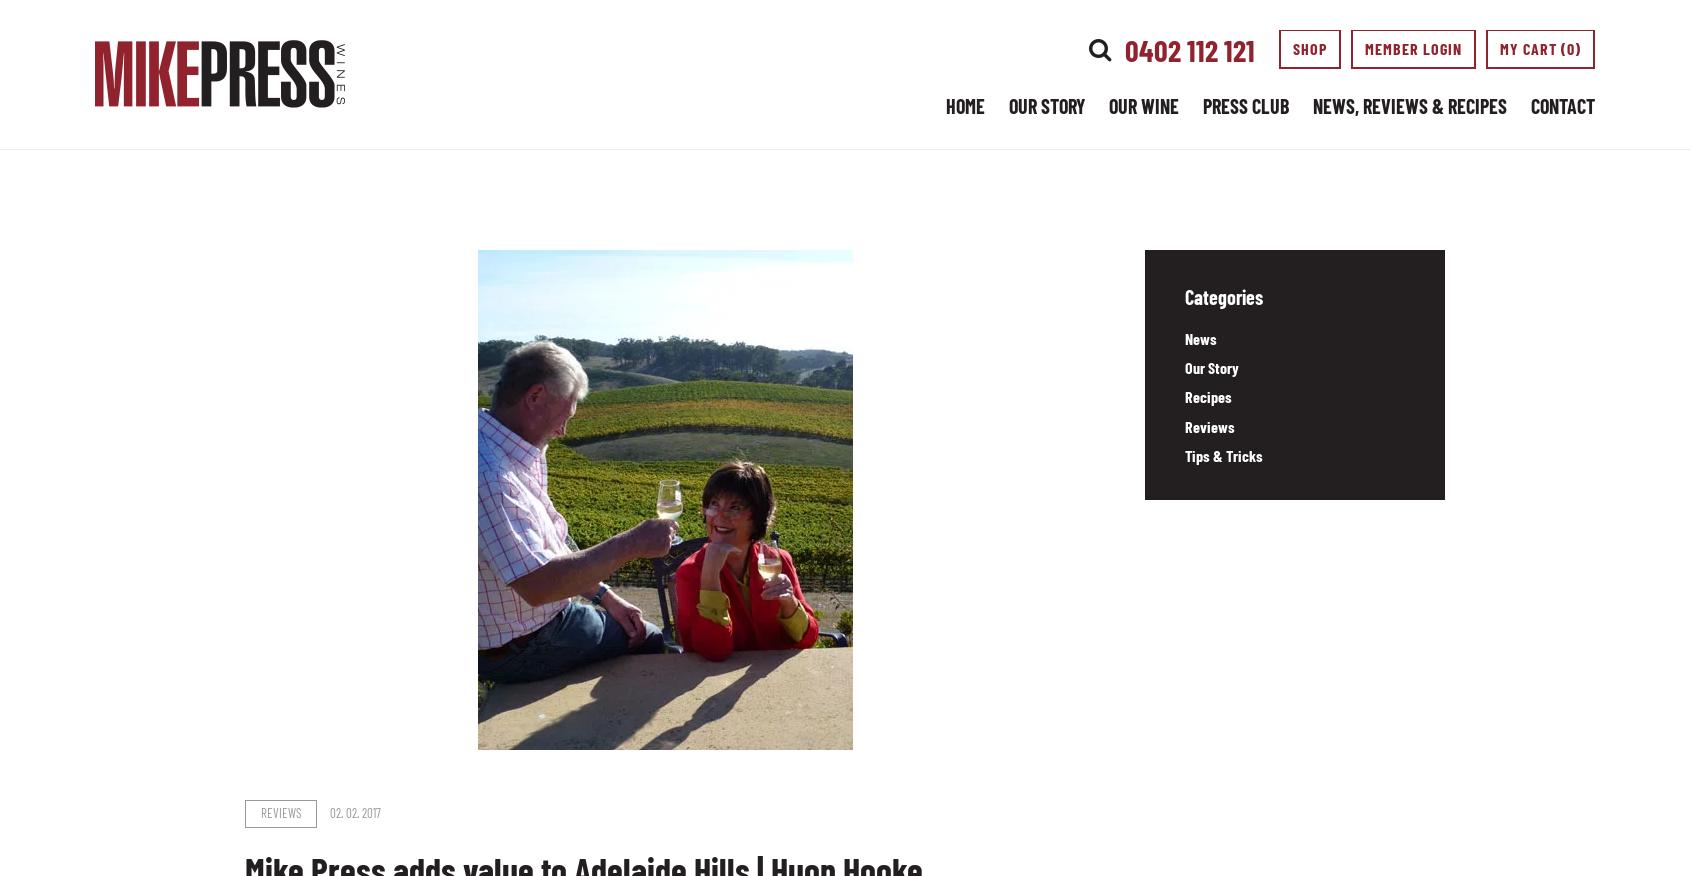 The image size is (1690, 876). I want to click on 'Tips & Tricks', so click(1223, 453).